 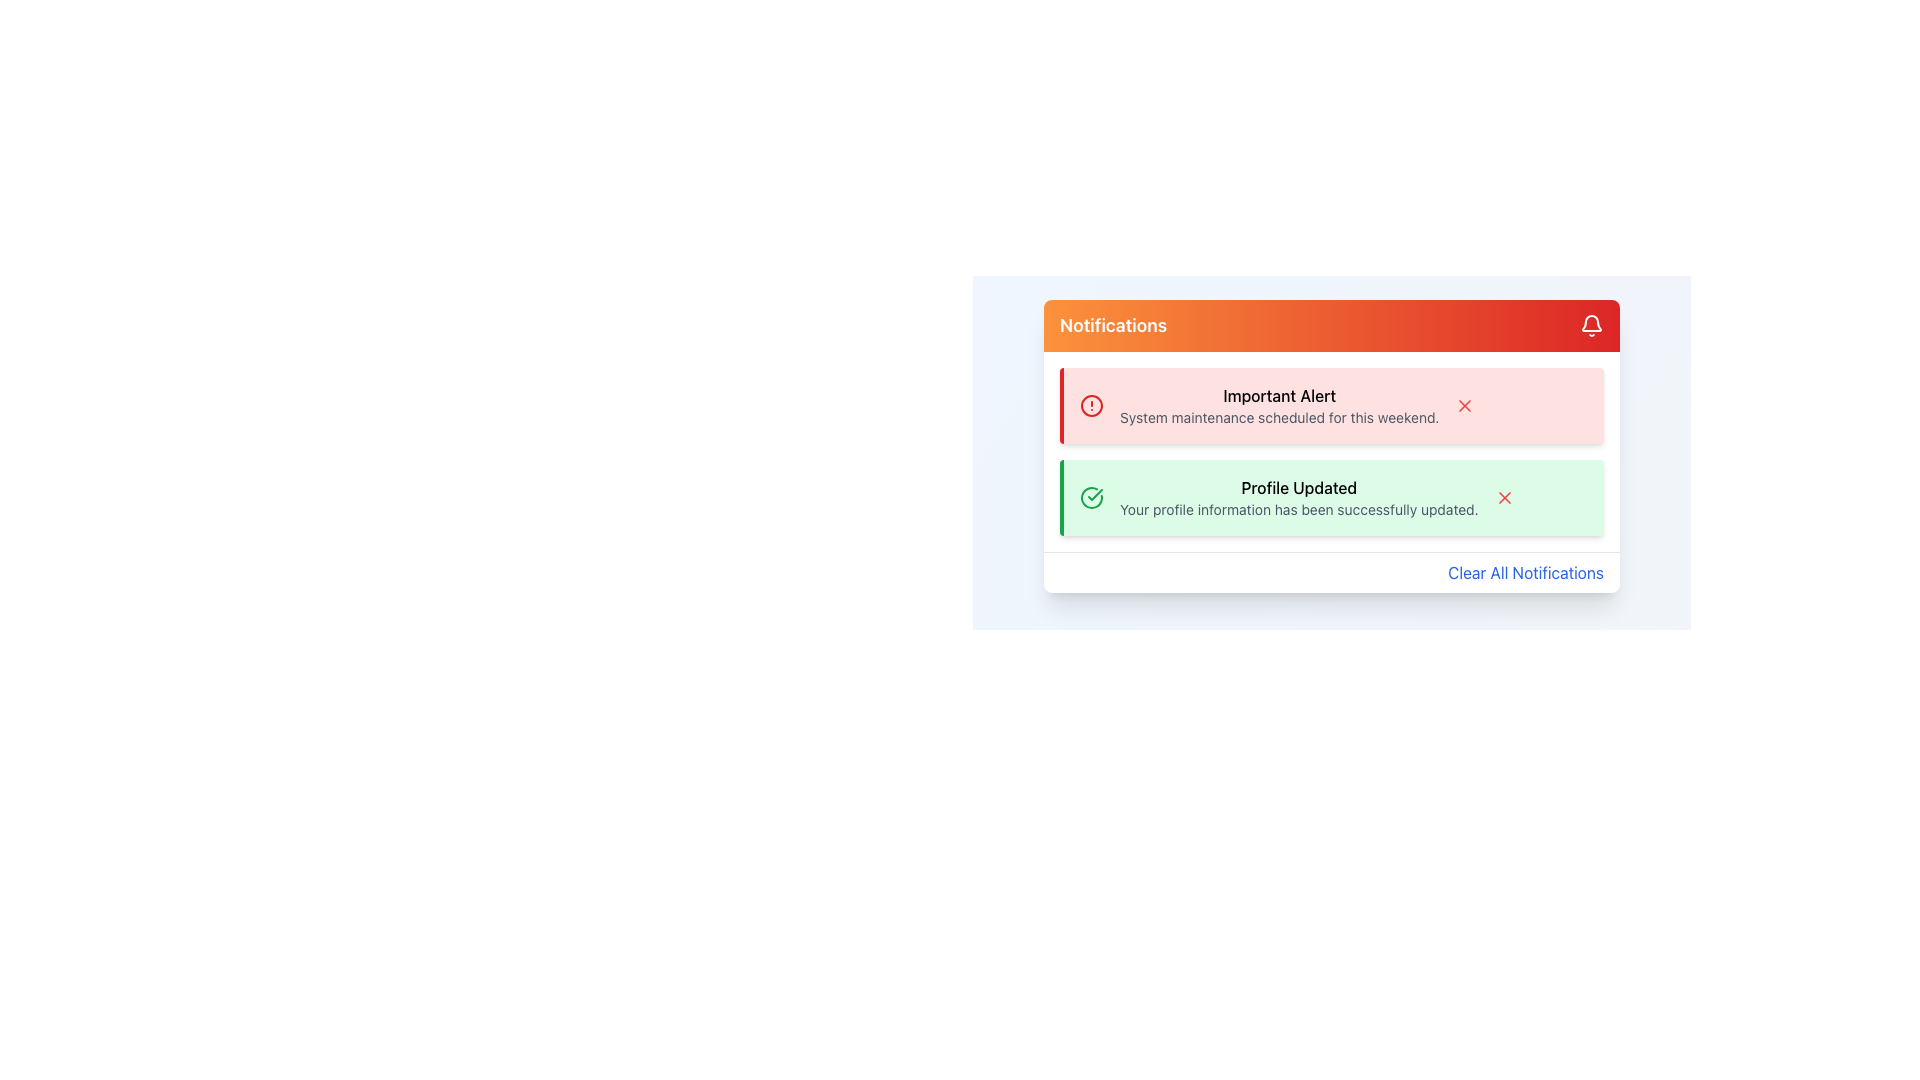 I want to click on details of the alert displayed in the Notification text area, which shows 'Important Alert' in prominent white text on a red background, so click(x=1278, y=405).